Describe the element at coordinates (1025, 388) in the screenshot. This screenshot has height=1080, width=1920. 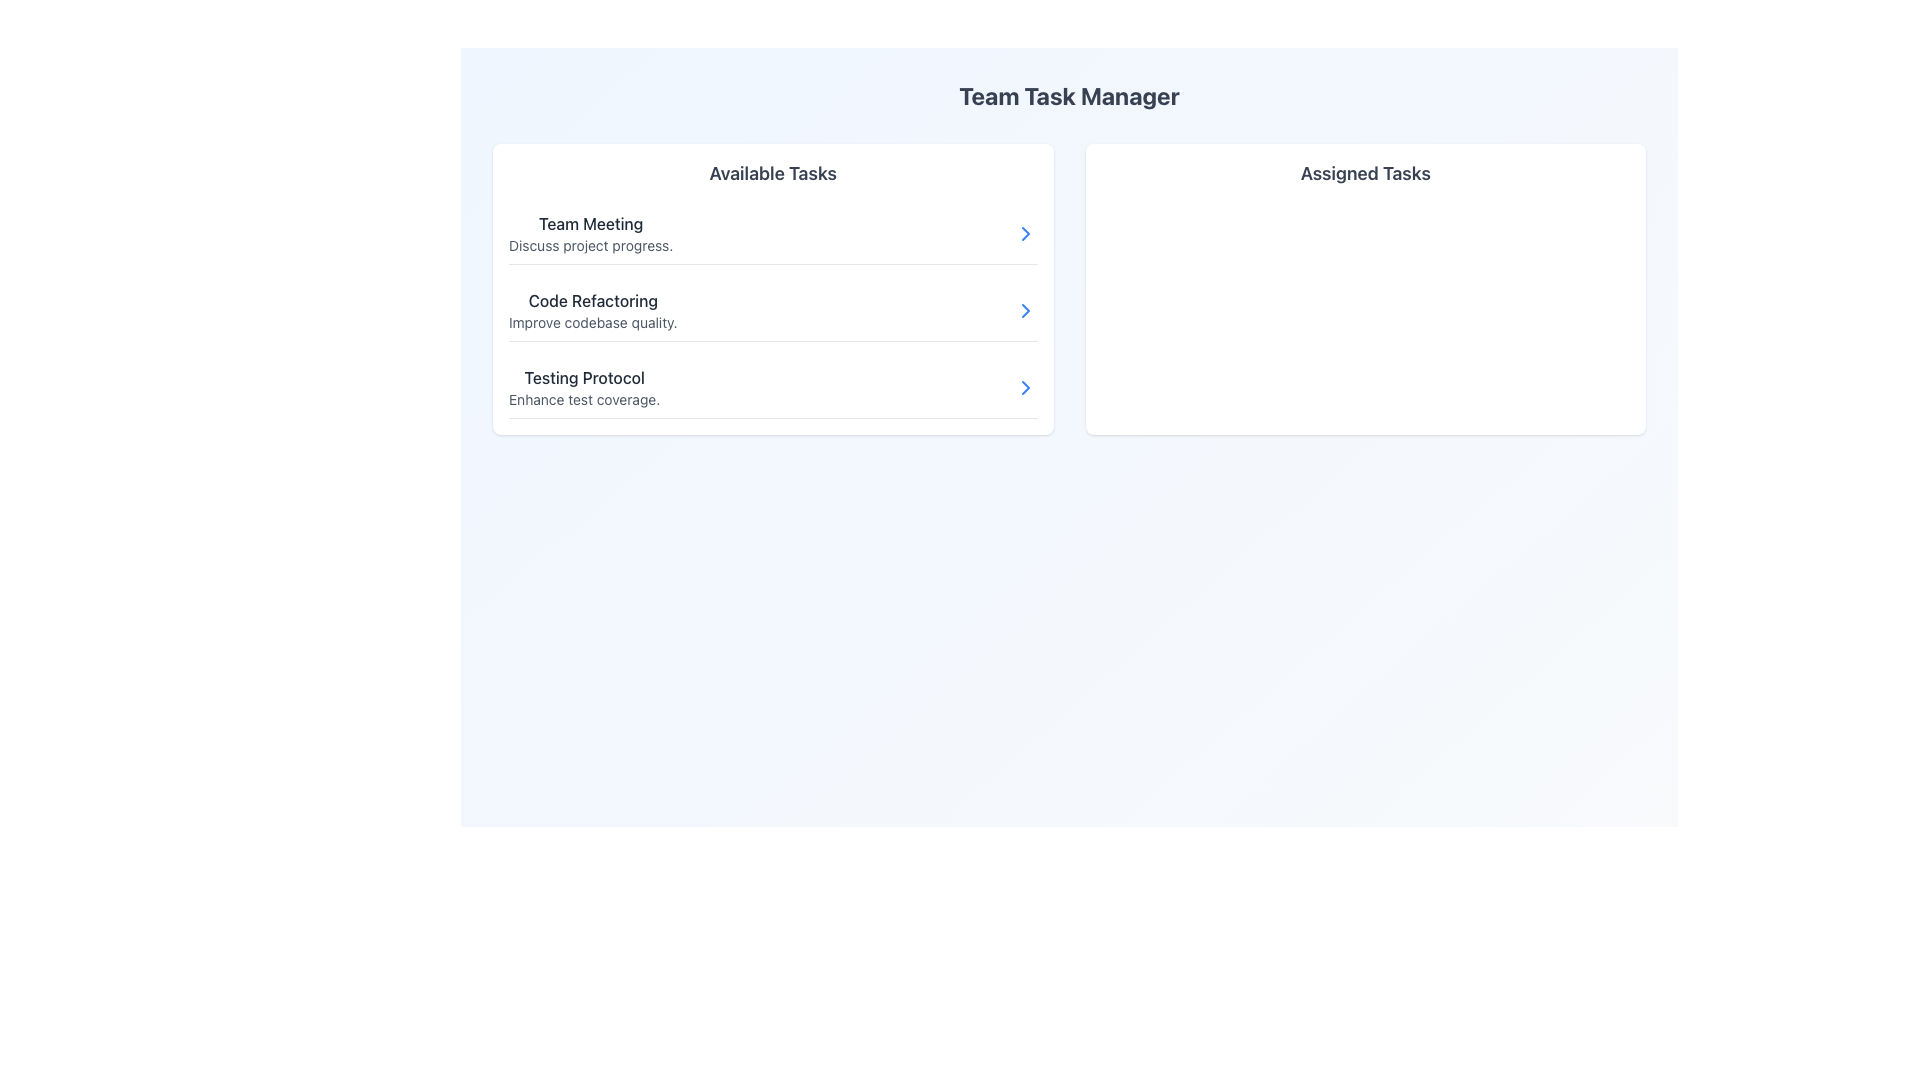
I see `the chevron icon in the third item of the 'Available Tasks' section` at that location.